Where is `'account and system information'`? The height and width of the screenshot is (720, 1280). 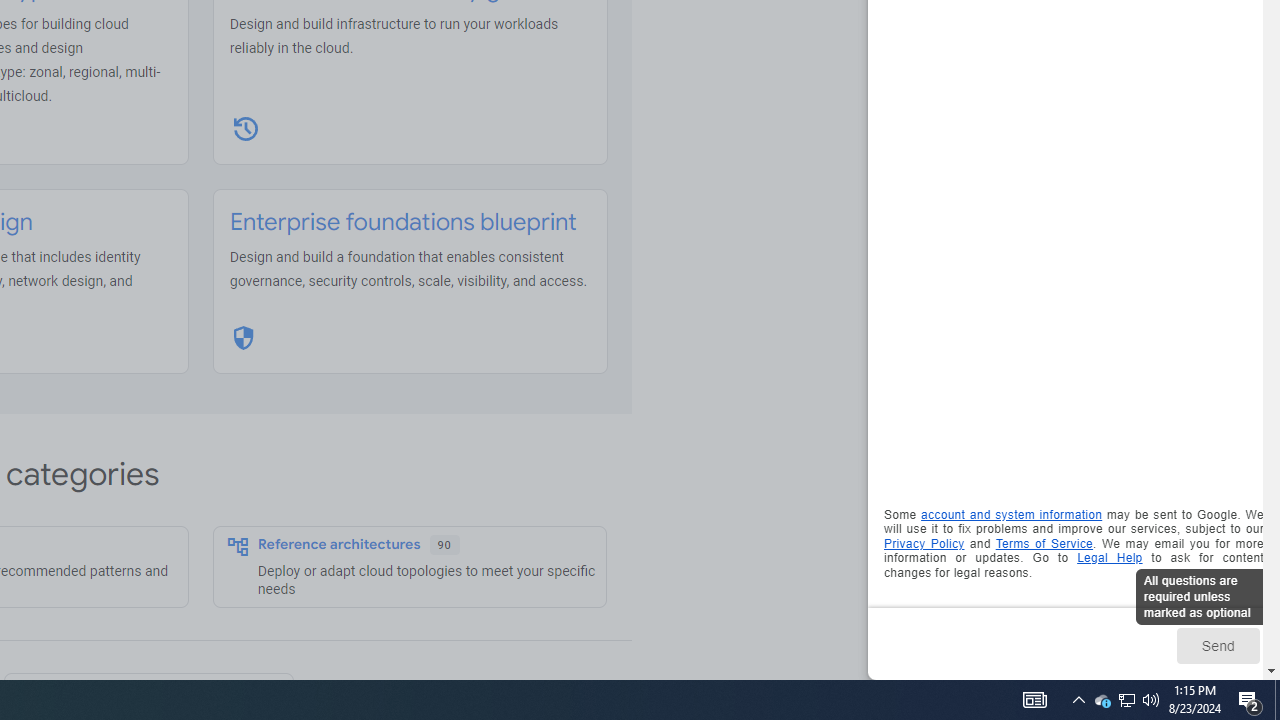 'account and system information' is located at coordinates (1012, 514).